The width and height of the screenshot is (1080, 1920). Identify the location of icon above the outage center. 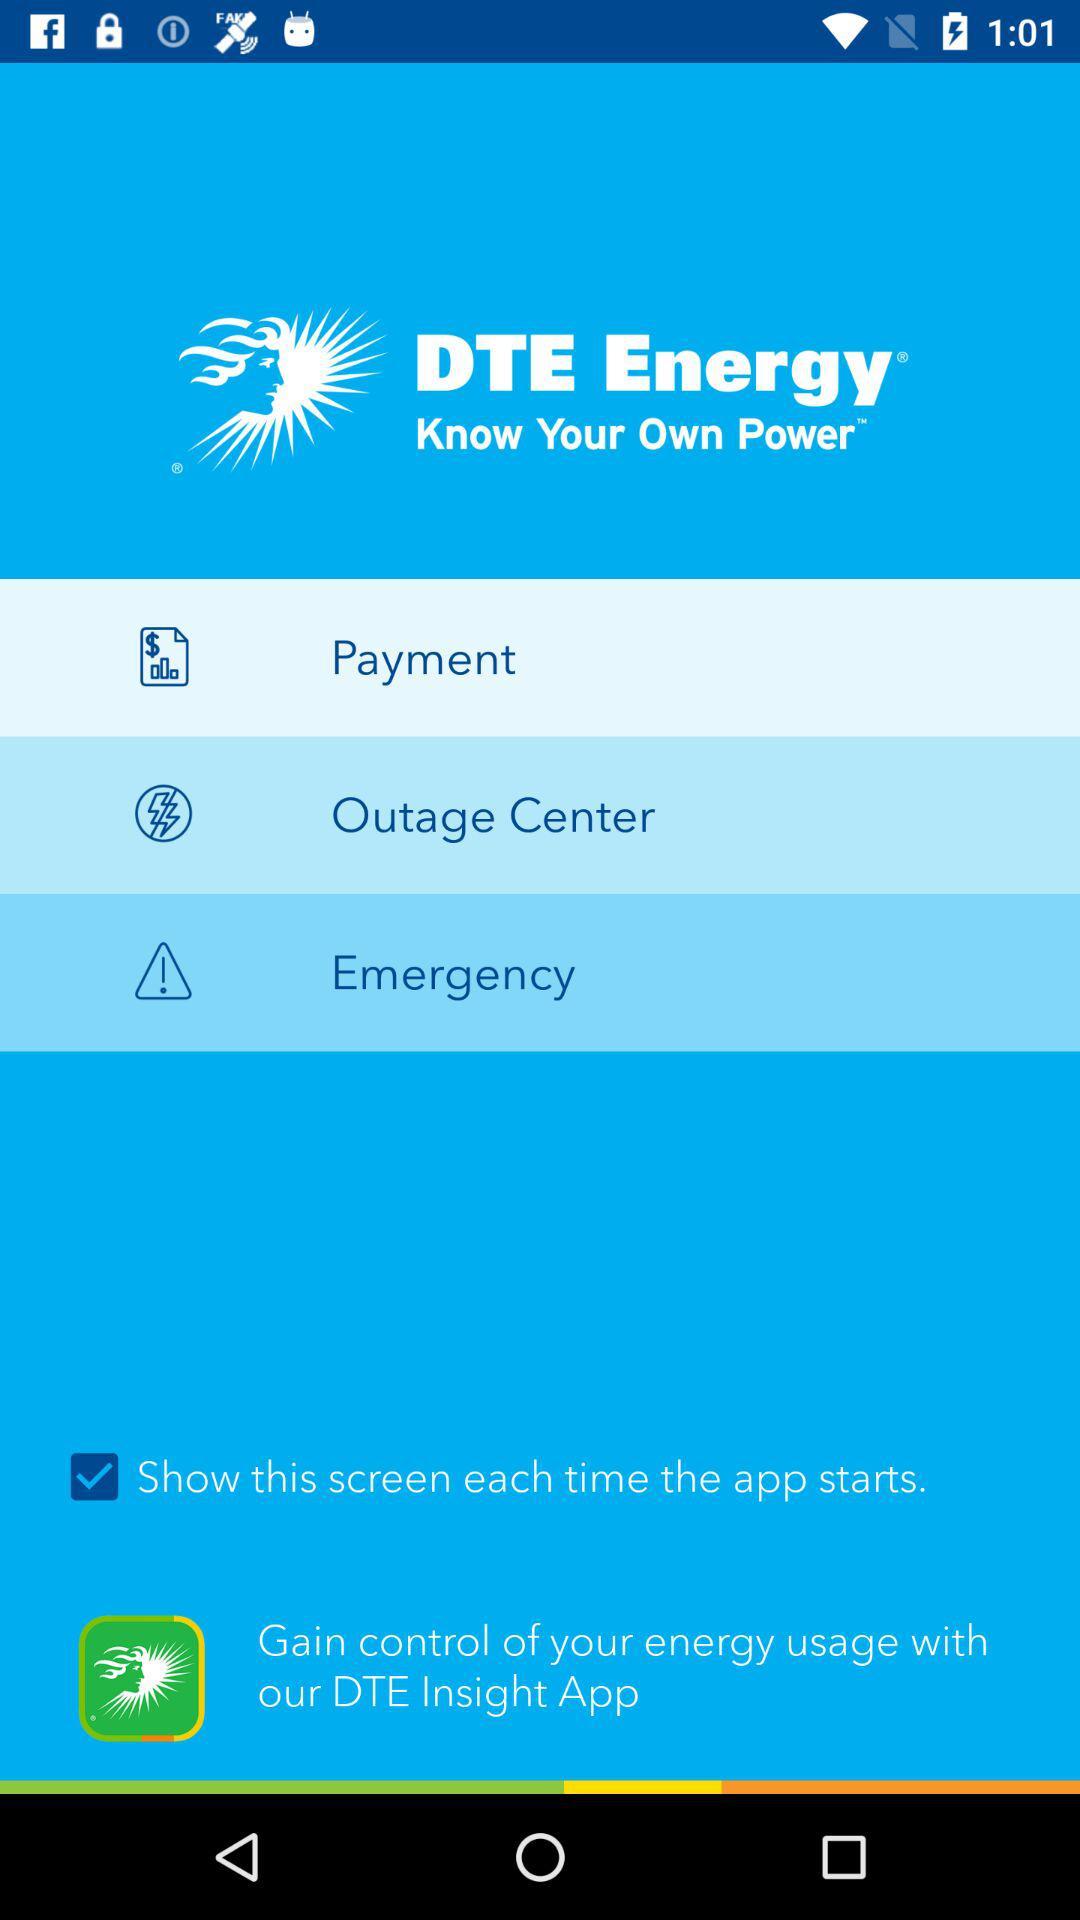
(540, 657).